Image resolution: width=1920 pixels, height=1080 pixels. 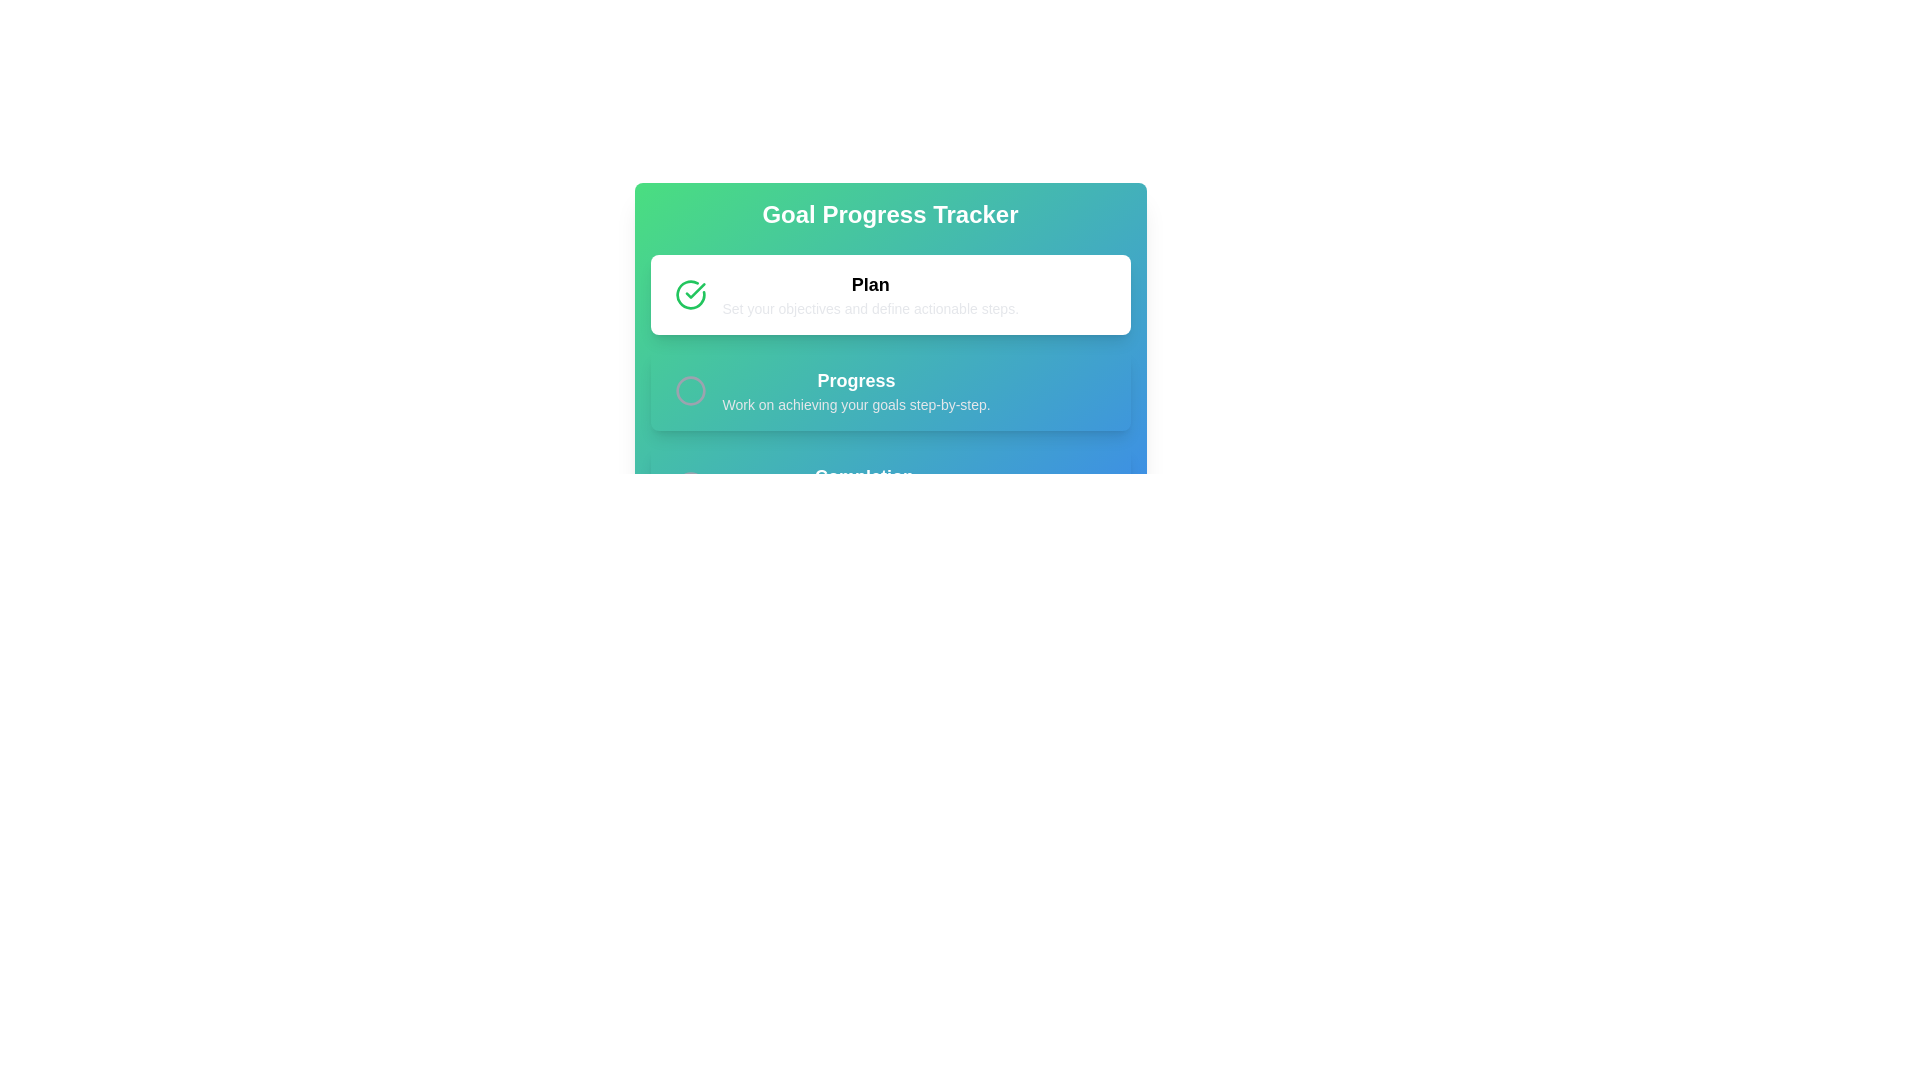 What do you see at coordinates (690, 390) in the screenshot?
I see `the circular SVG graphic element located in the 'Progress' section, positioned below the 'Plan' section and aligned to the left of the text` at bounding box center [690, 390].